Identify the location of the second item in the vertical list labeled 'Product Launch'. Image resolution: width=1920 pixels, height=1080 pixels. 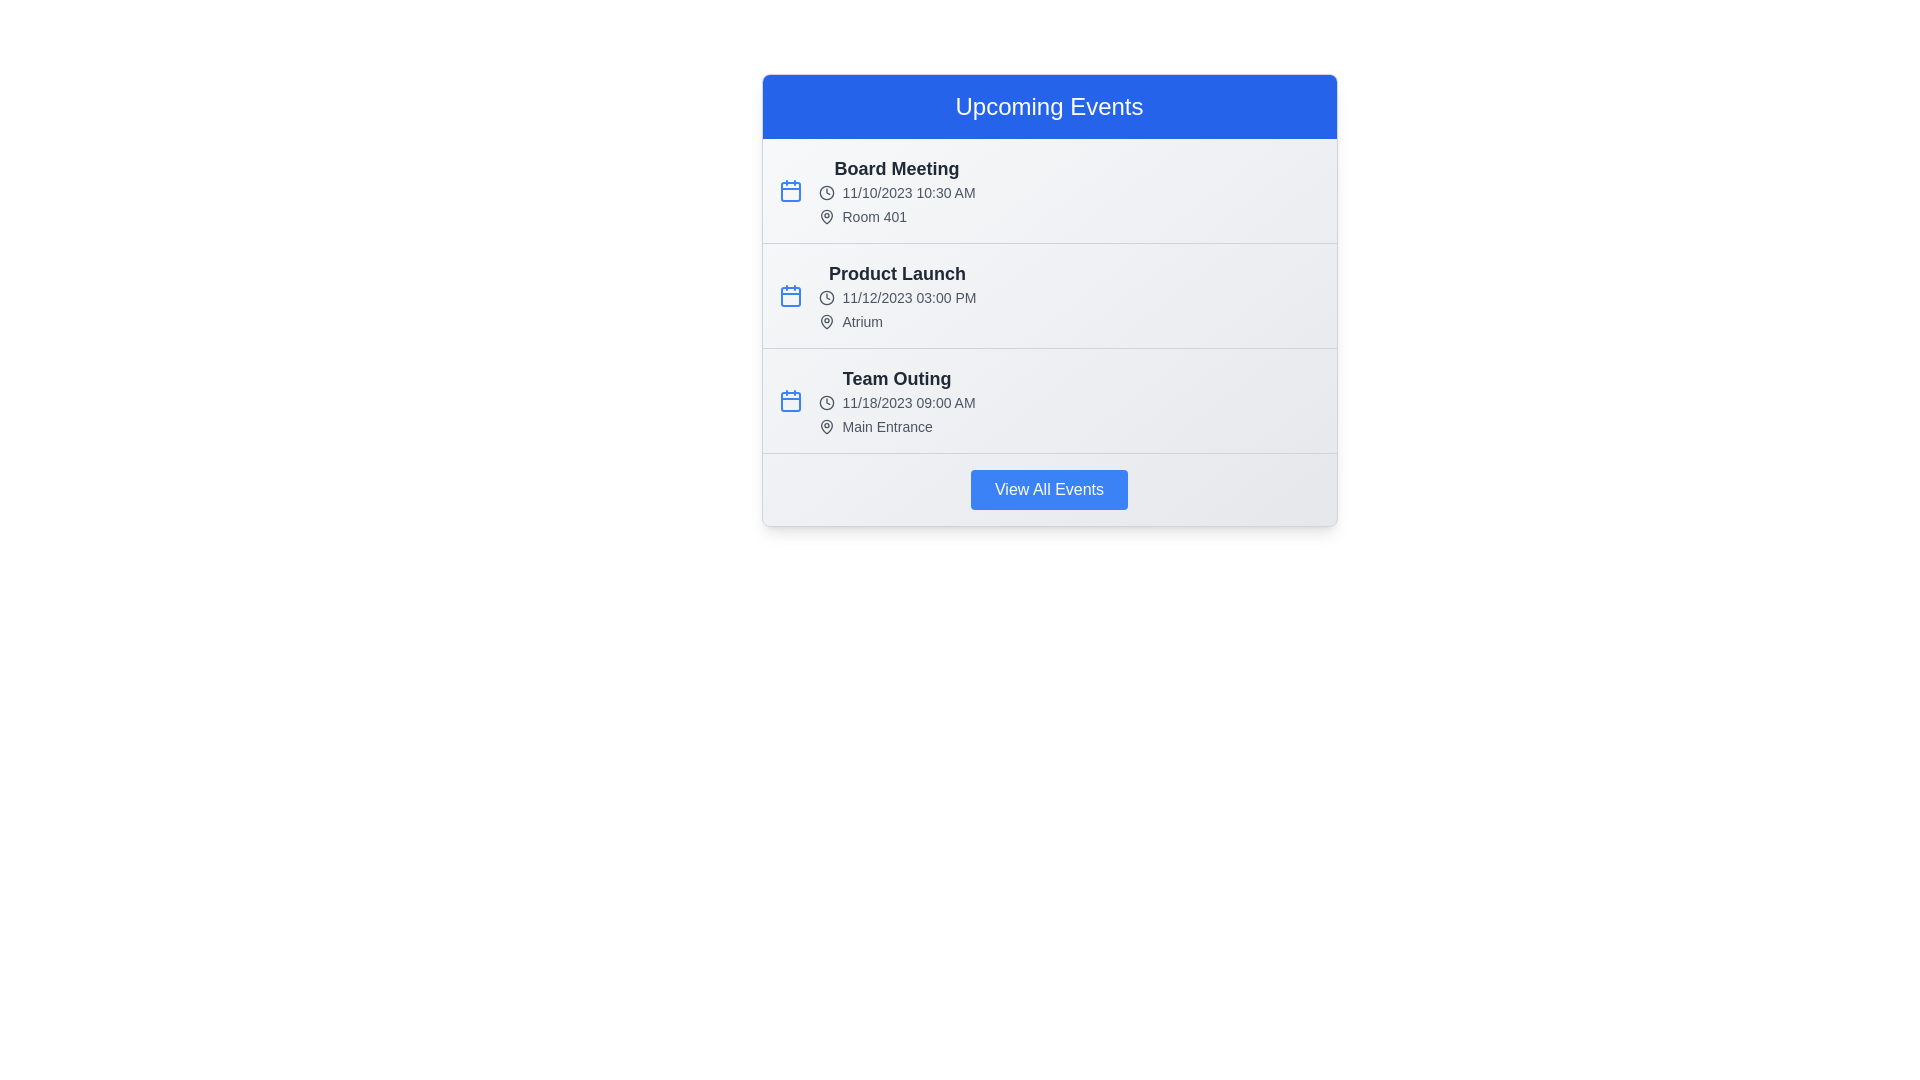
(1048, 296).